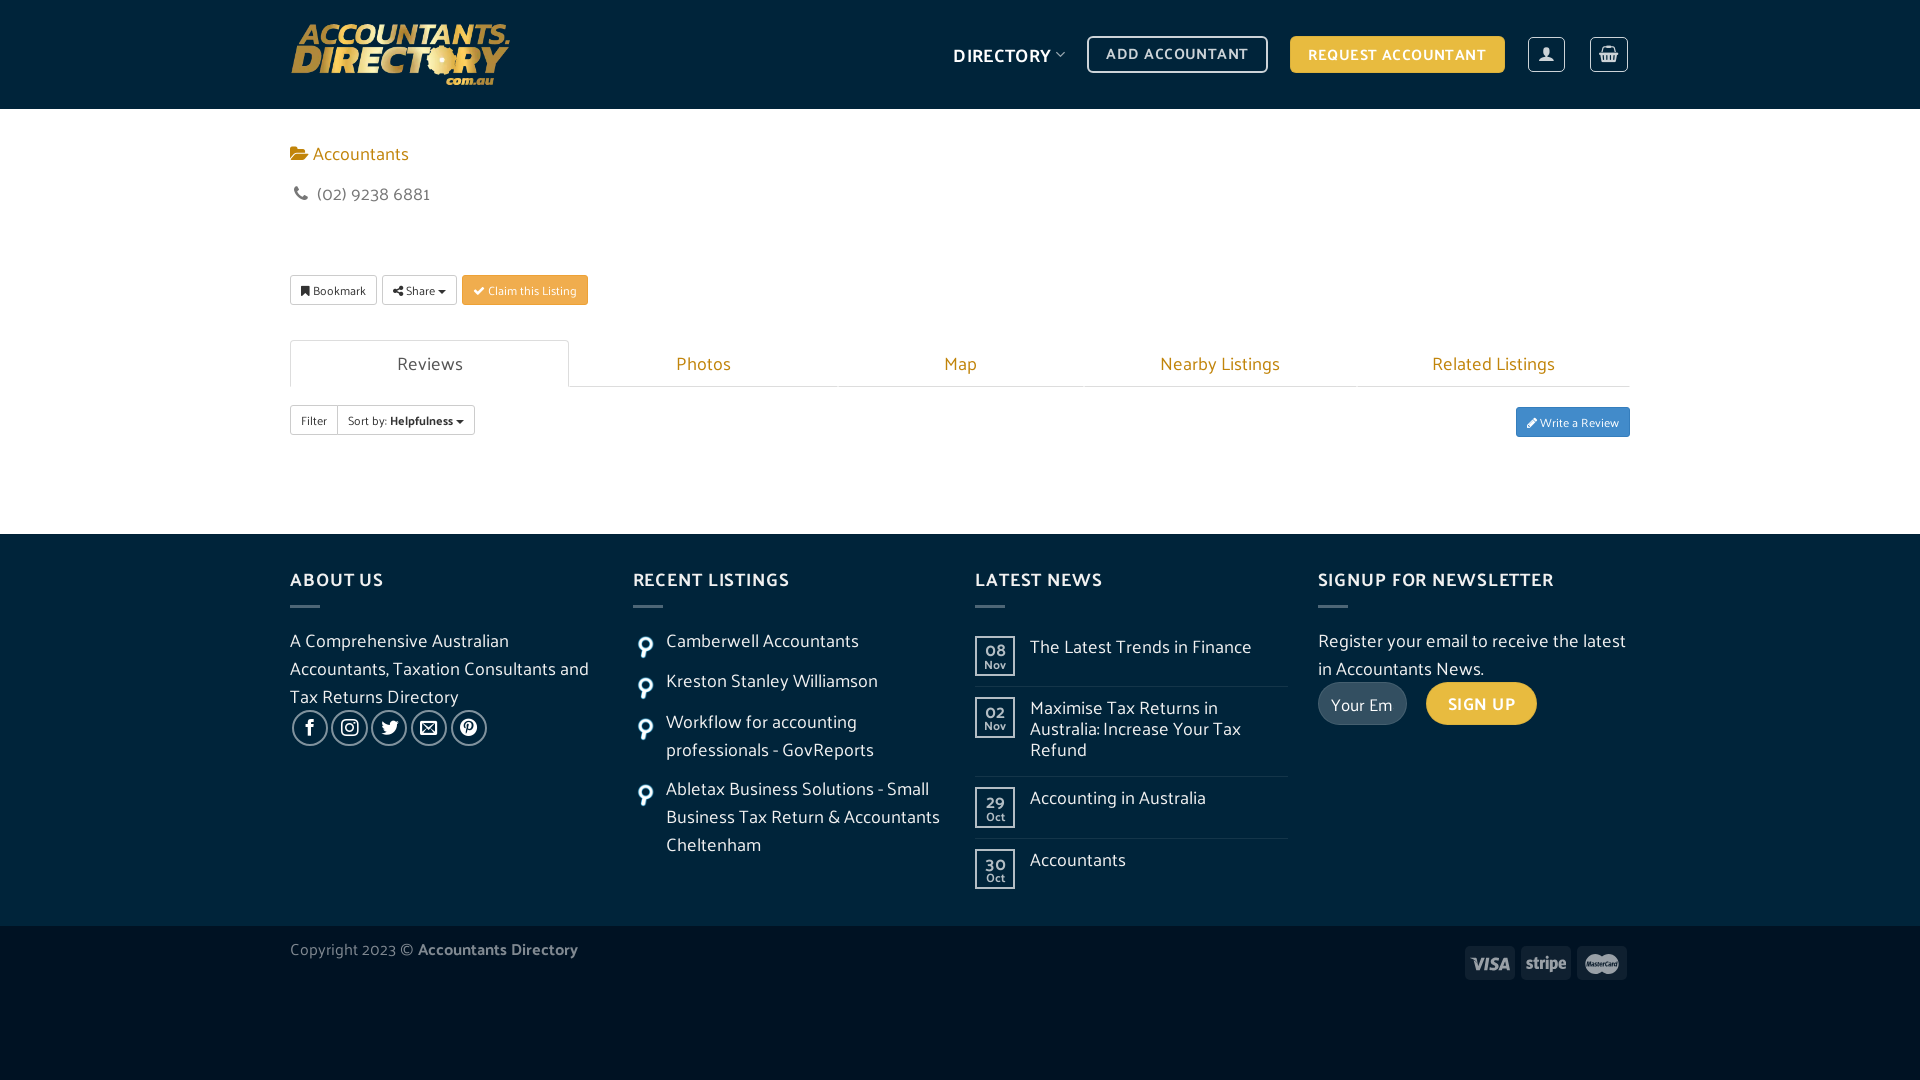 The height and width of the screenshot is (1080, 1920). I want to click on 'Follow on Instagram', so click(349, 728).